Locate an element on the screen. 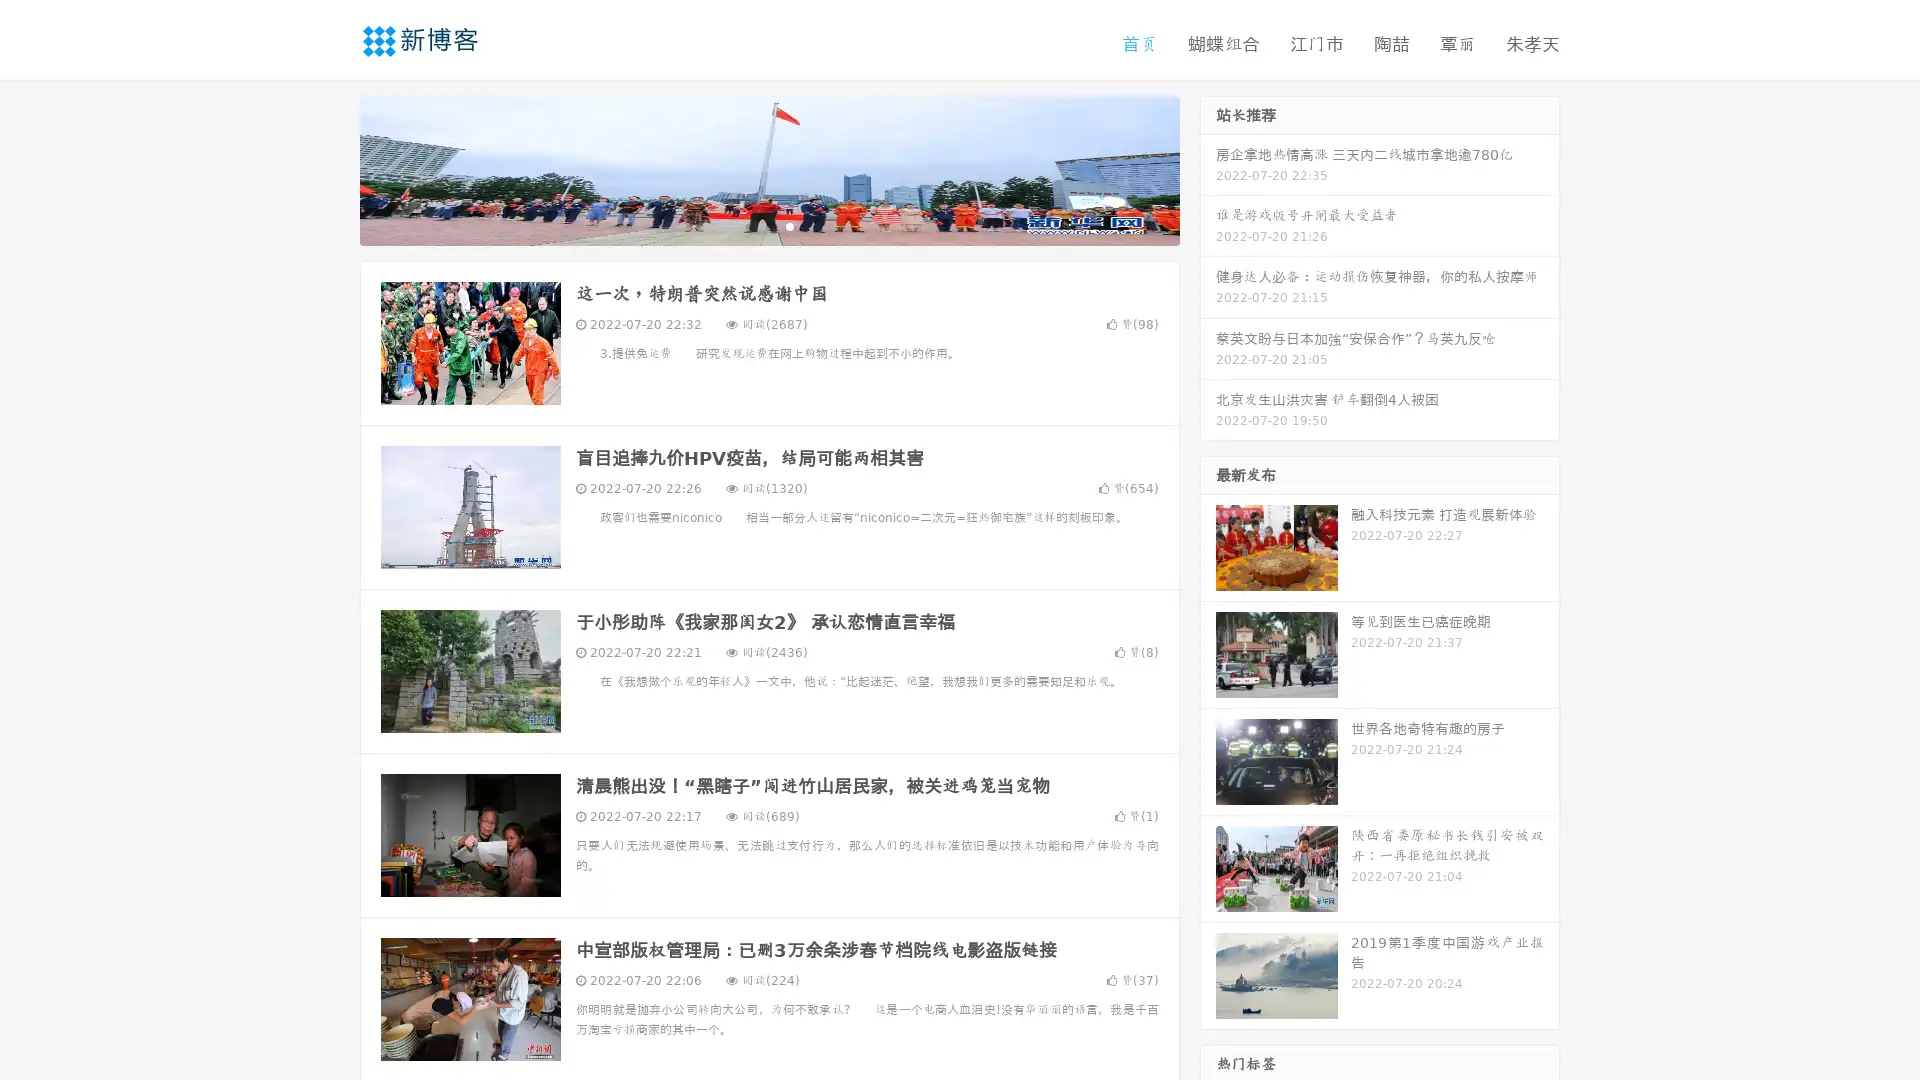  Go to slide 3 is located at coordinates (789, 225).